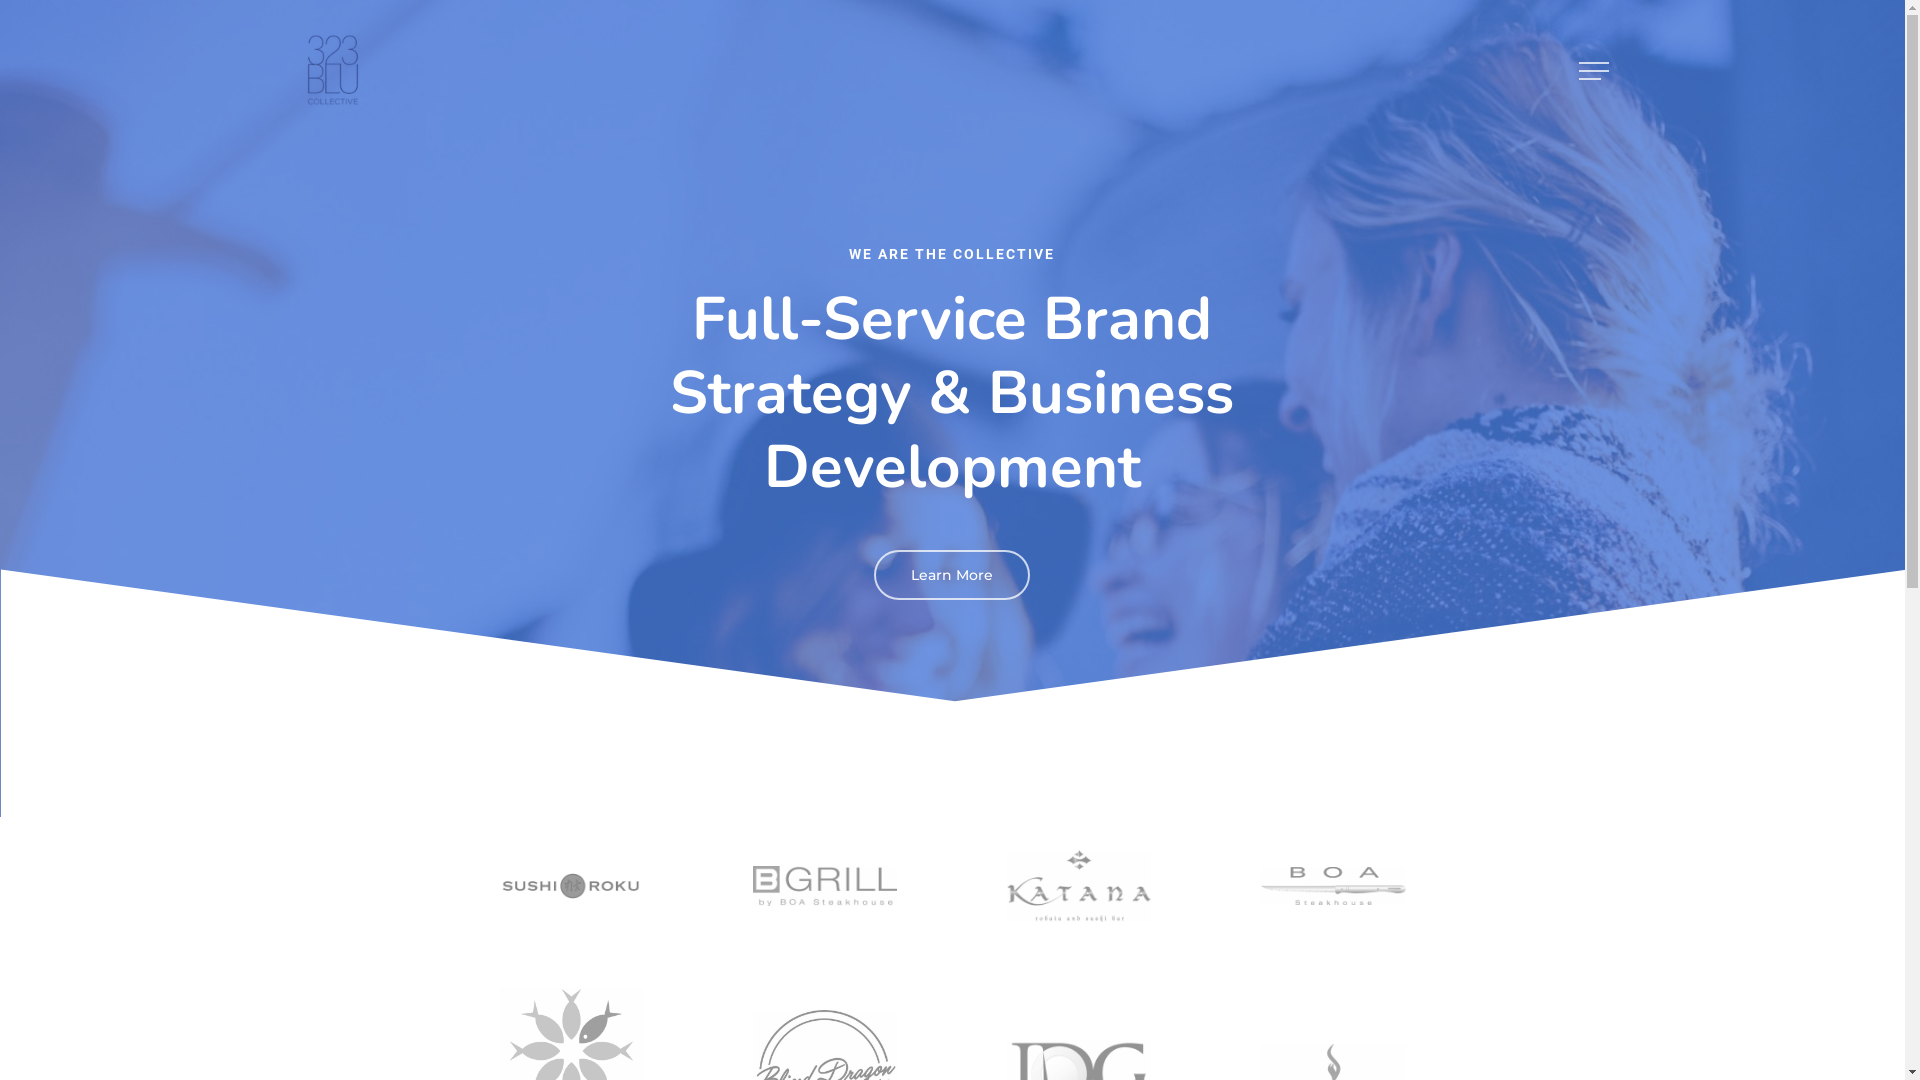 The width and height of the screenshot is (1920, 1080). Describe the element at coordinates (950, 574) in the screenshot. I see `'Learn More'` at that location.